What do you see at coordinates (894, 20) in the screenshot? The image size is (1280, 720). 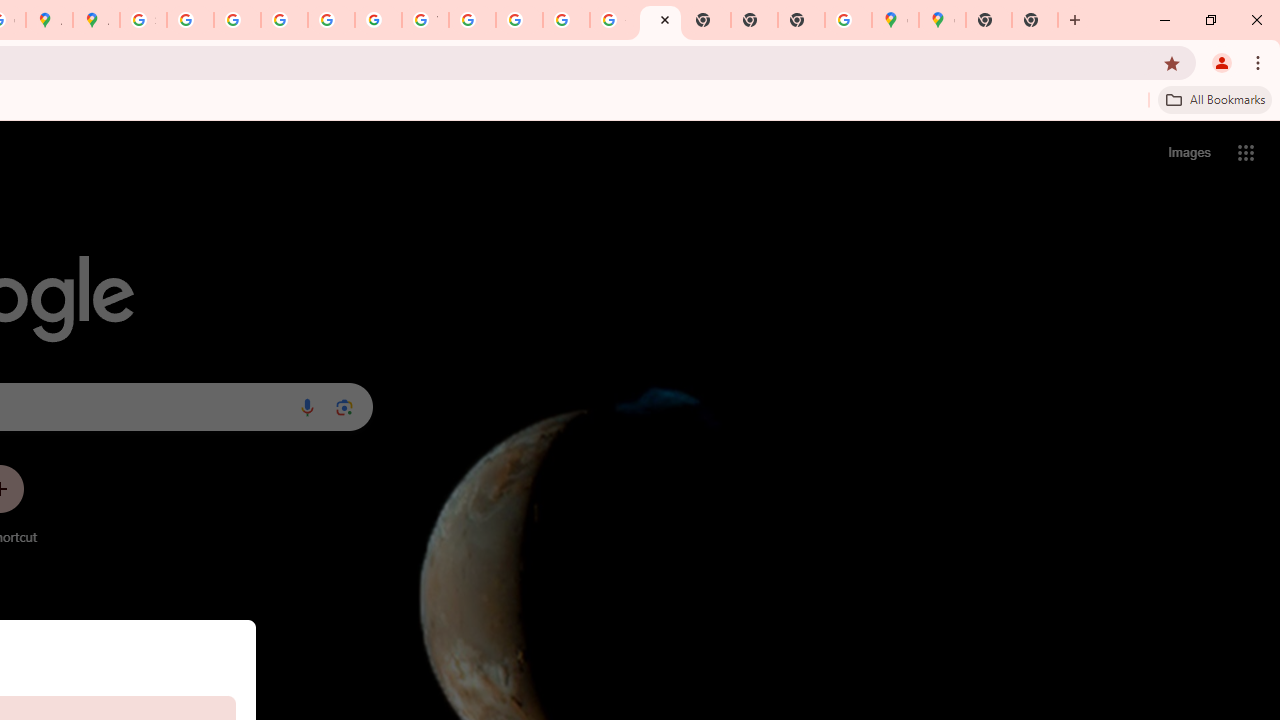 I see `'Google Maps'` at bounding box center [894, 20].